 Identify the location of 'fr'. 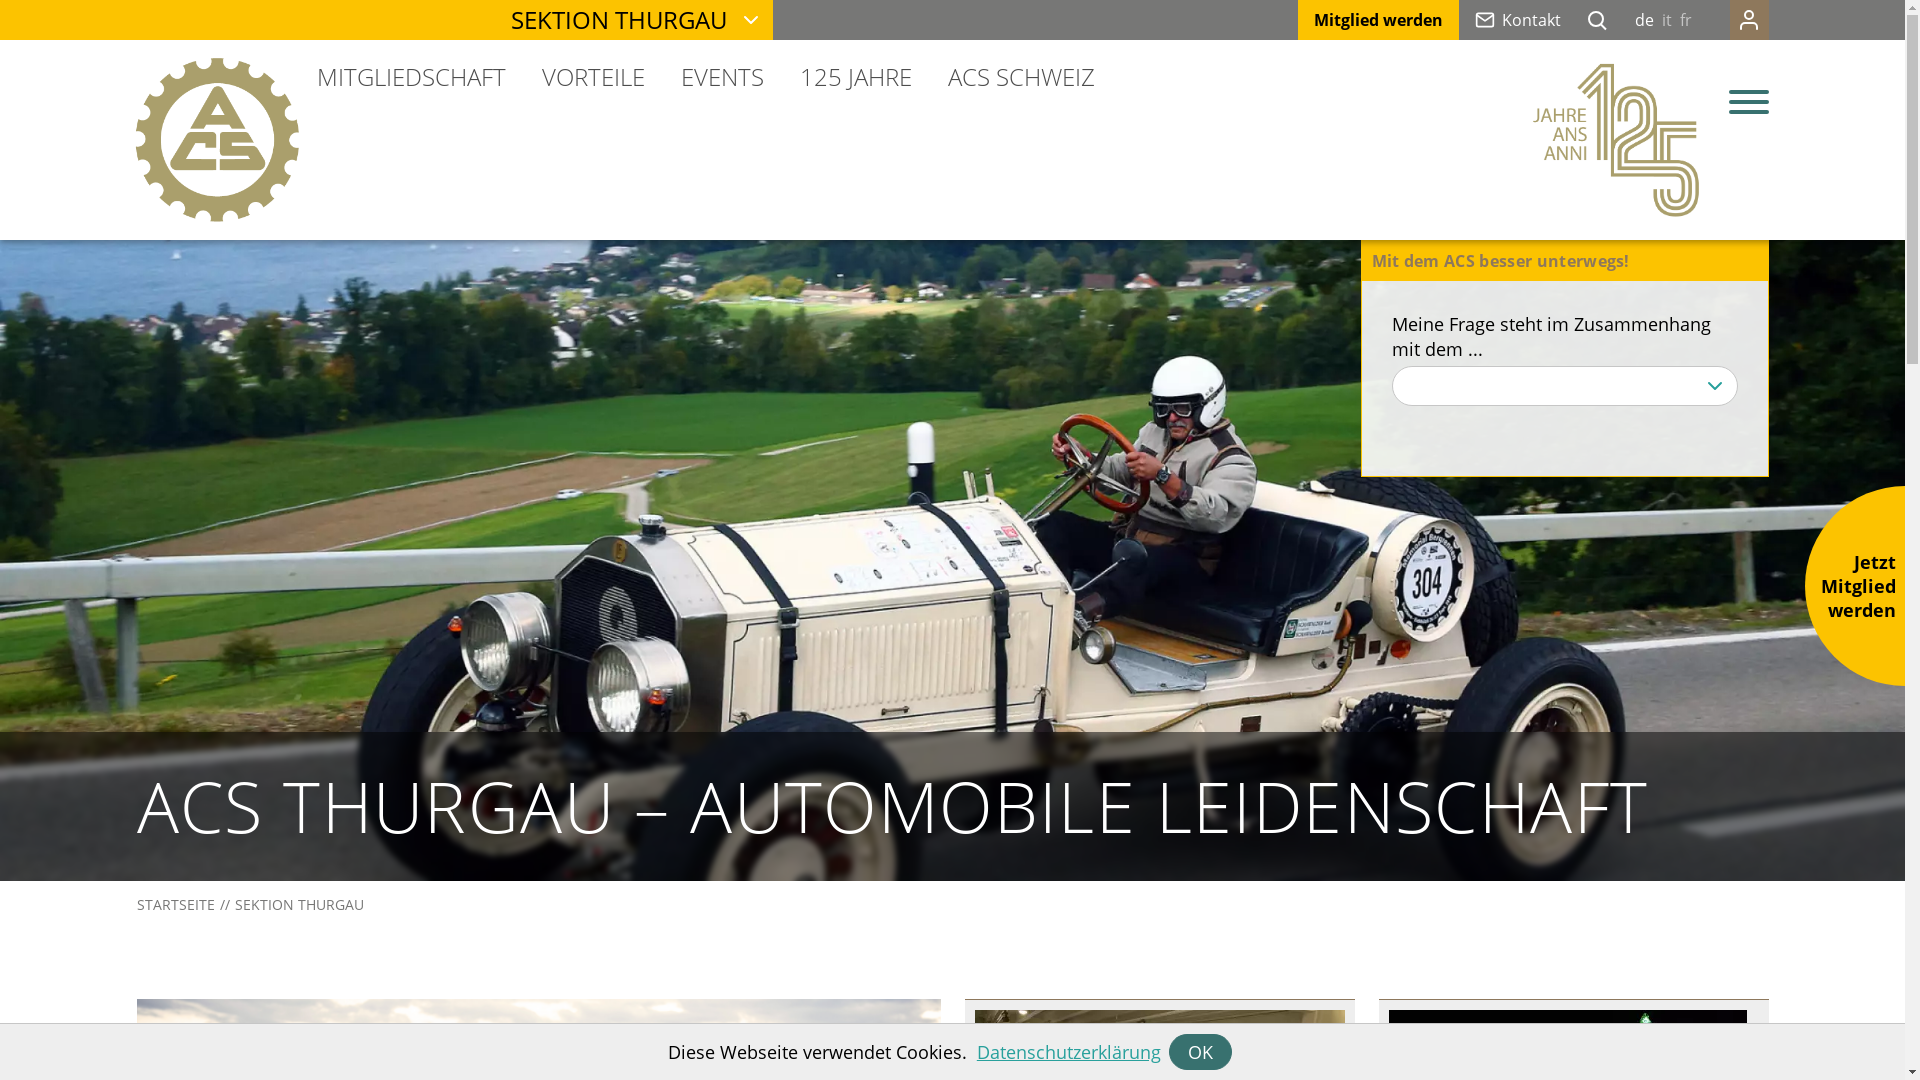
(1675, 19).